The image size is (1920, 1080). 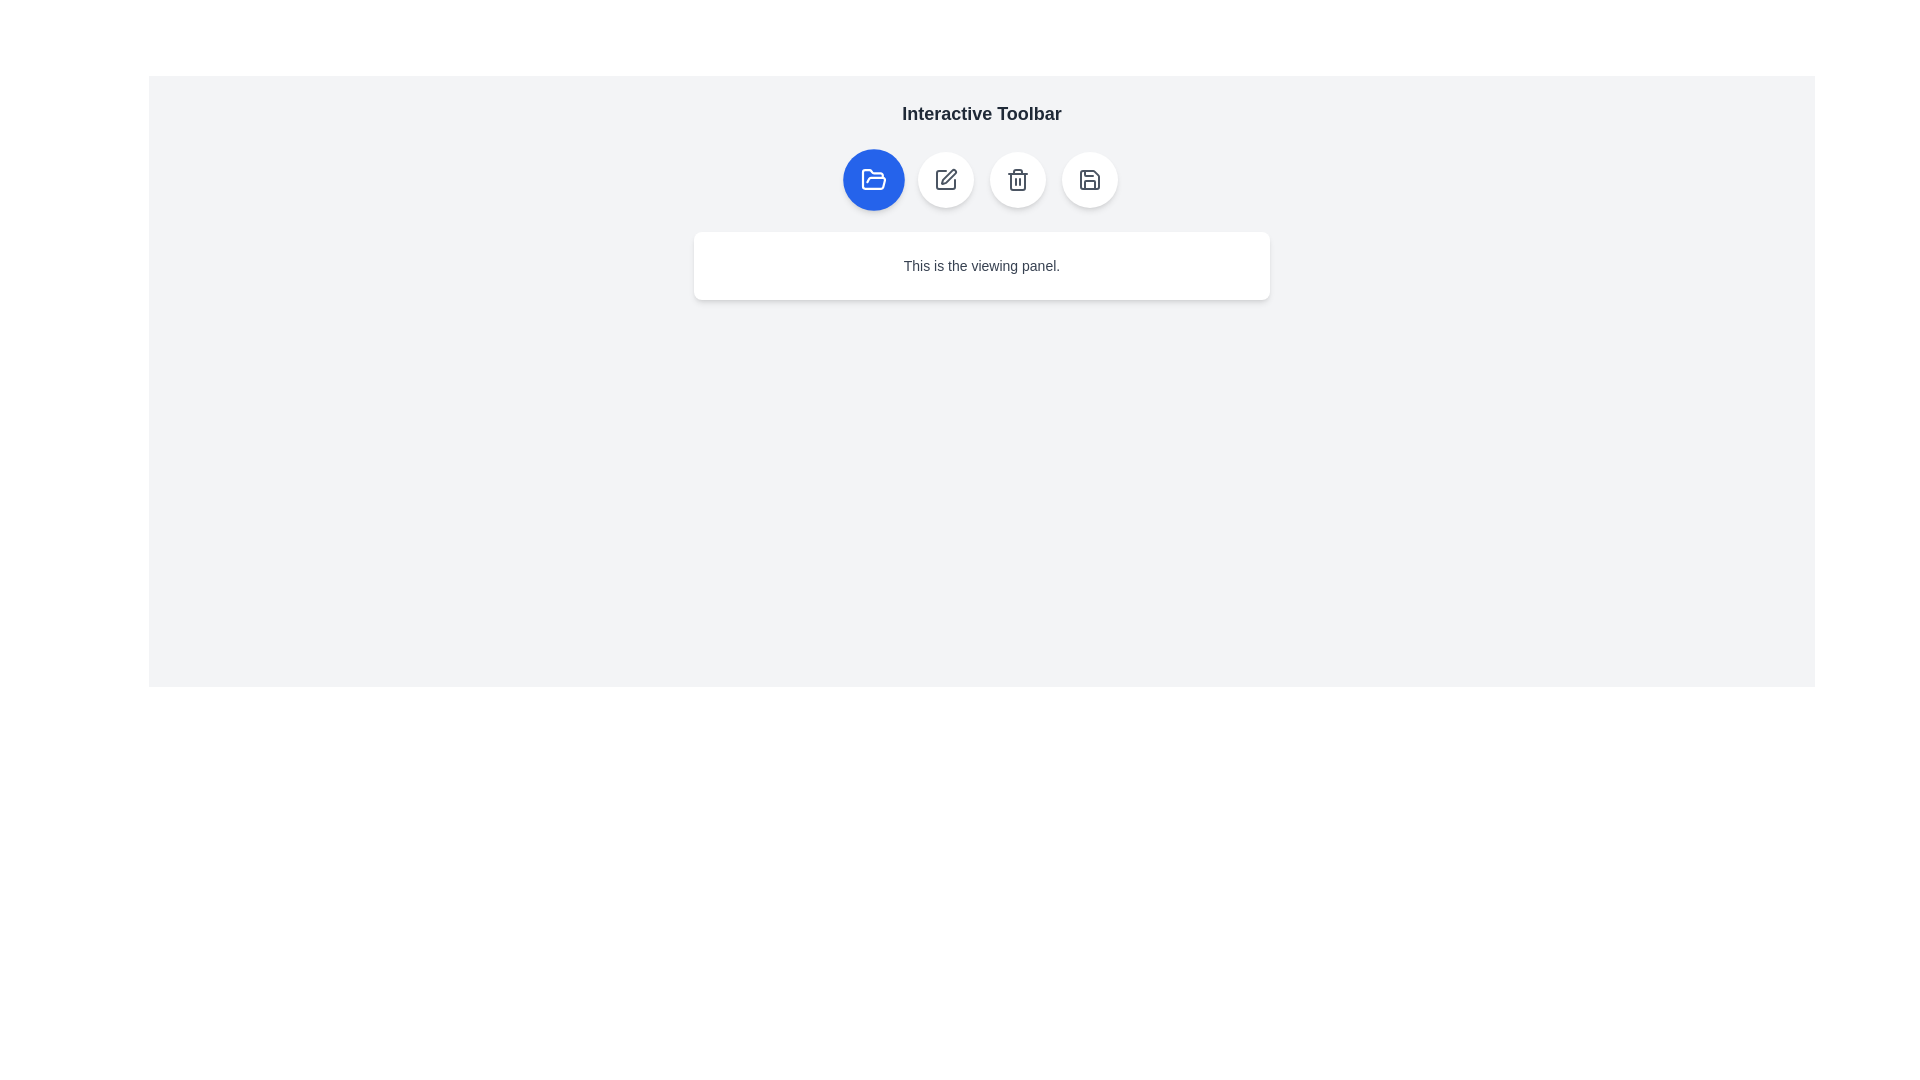 I want to click on the rounded blue button with a white folder icon located in the center-top toolbar, so click(x=873, y=180).